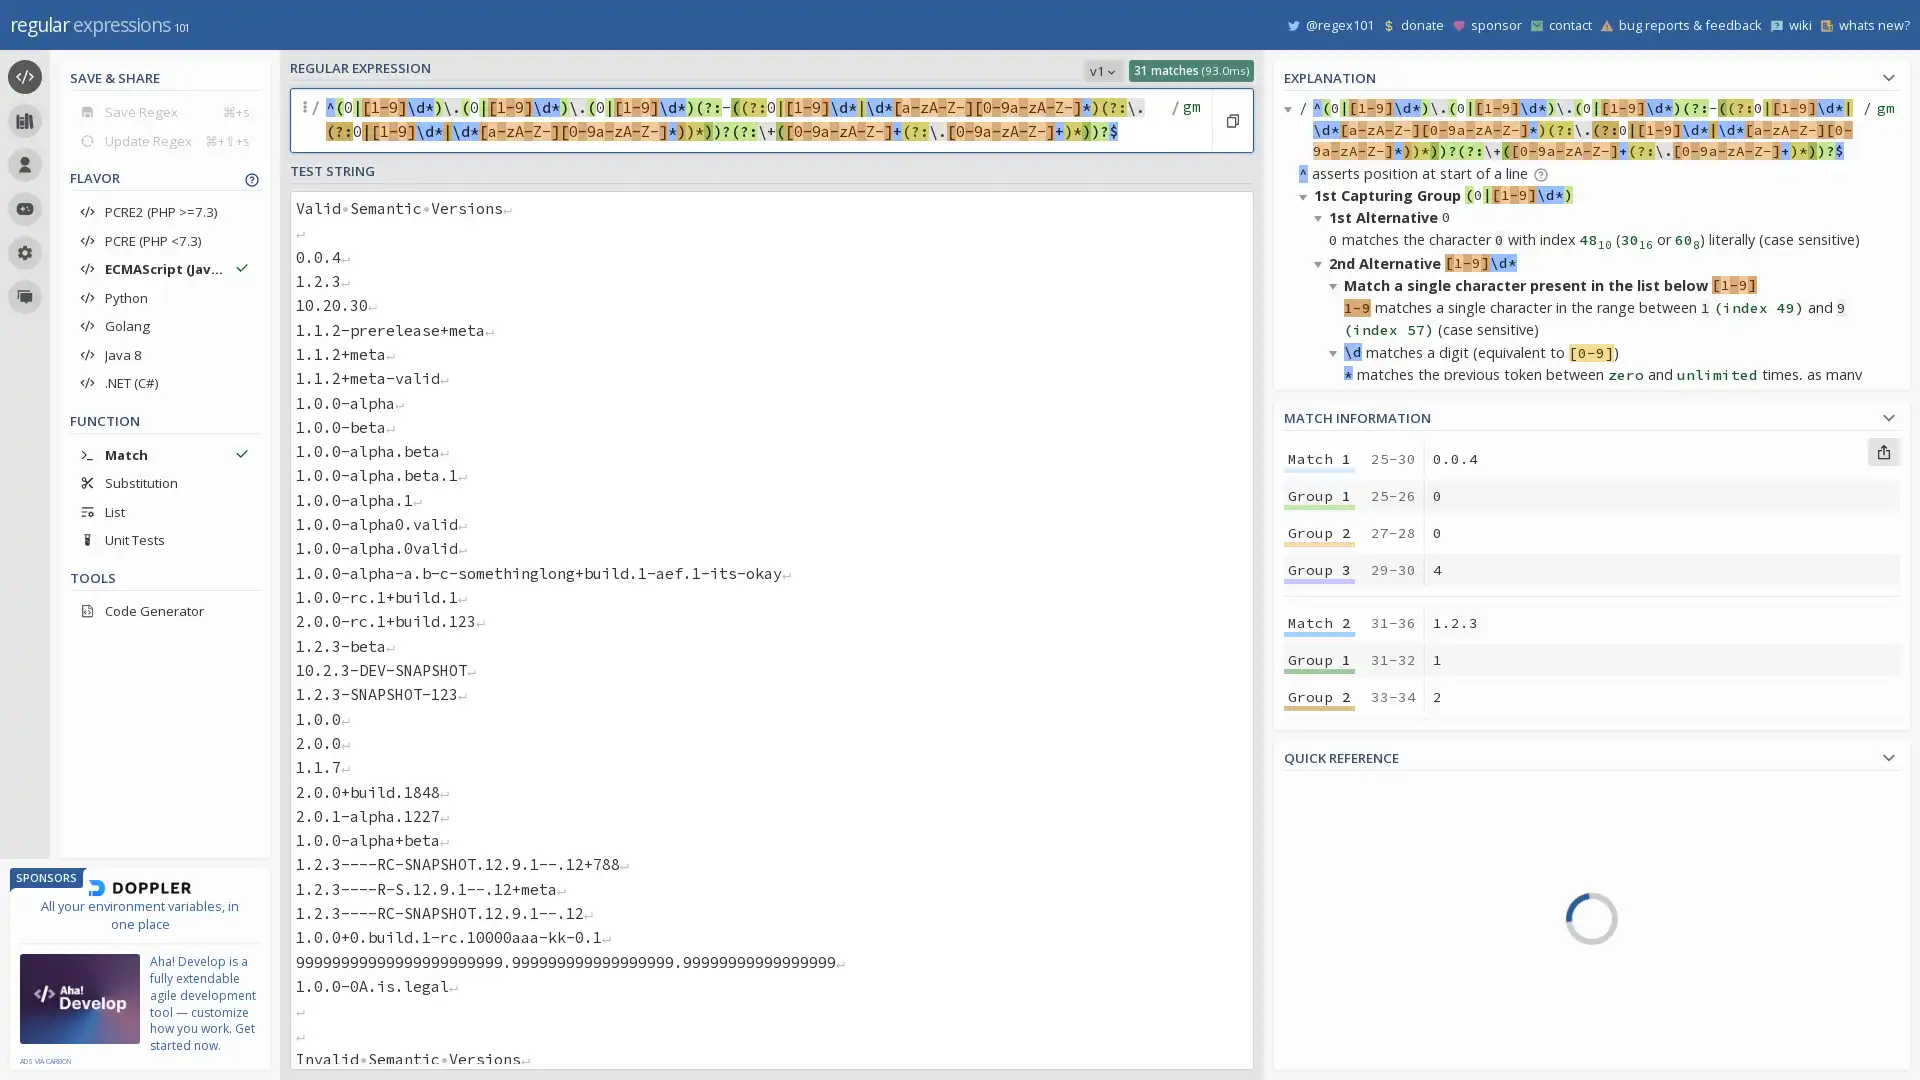 The width and height of the screenshot is (1920, 1080). I want to click on Collapse Subtree, so click(1321, 262).